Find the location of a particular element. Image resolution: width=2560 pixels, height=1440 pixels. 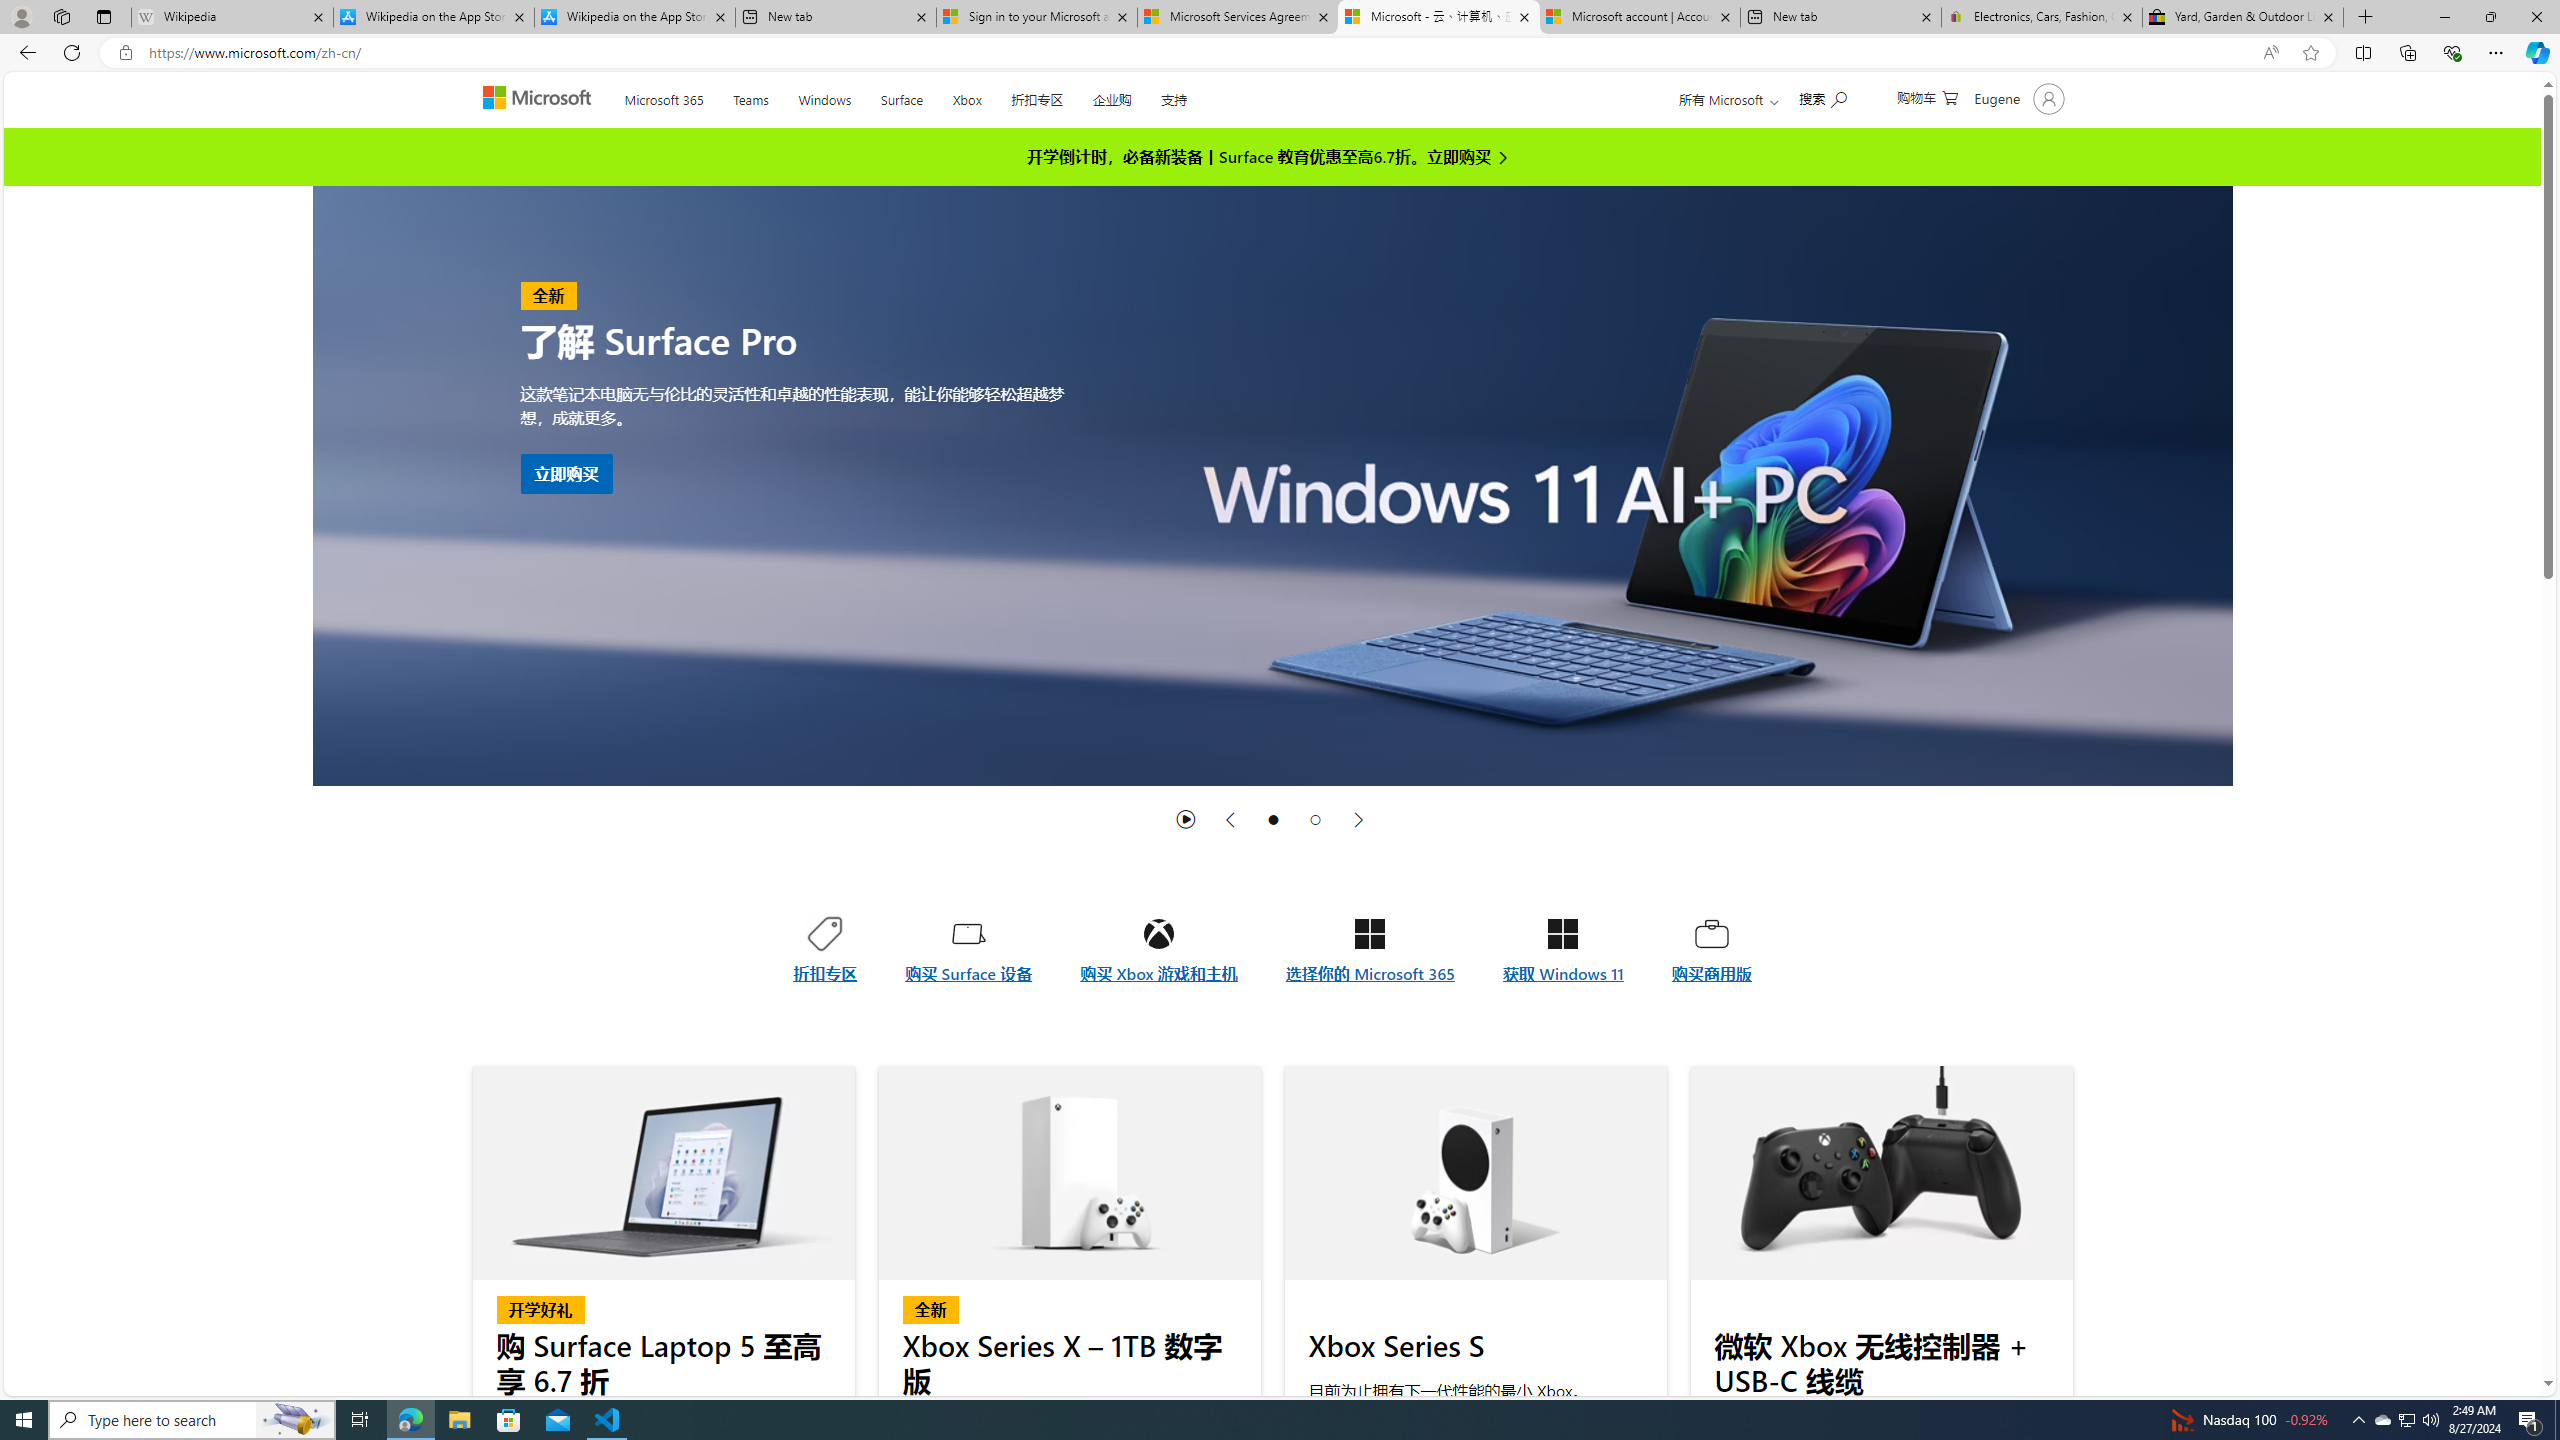

'Teams' is located at coordinates (750, 96).